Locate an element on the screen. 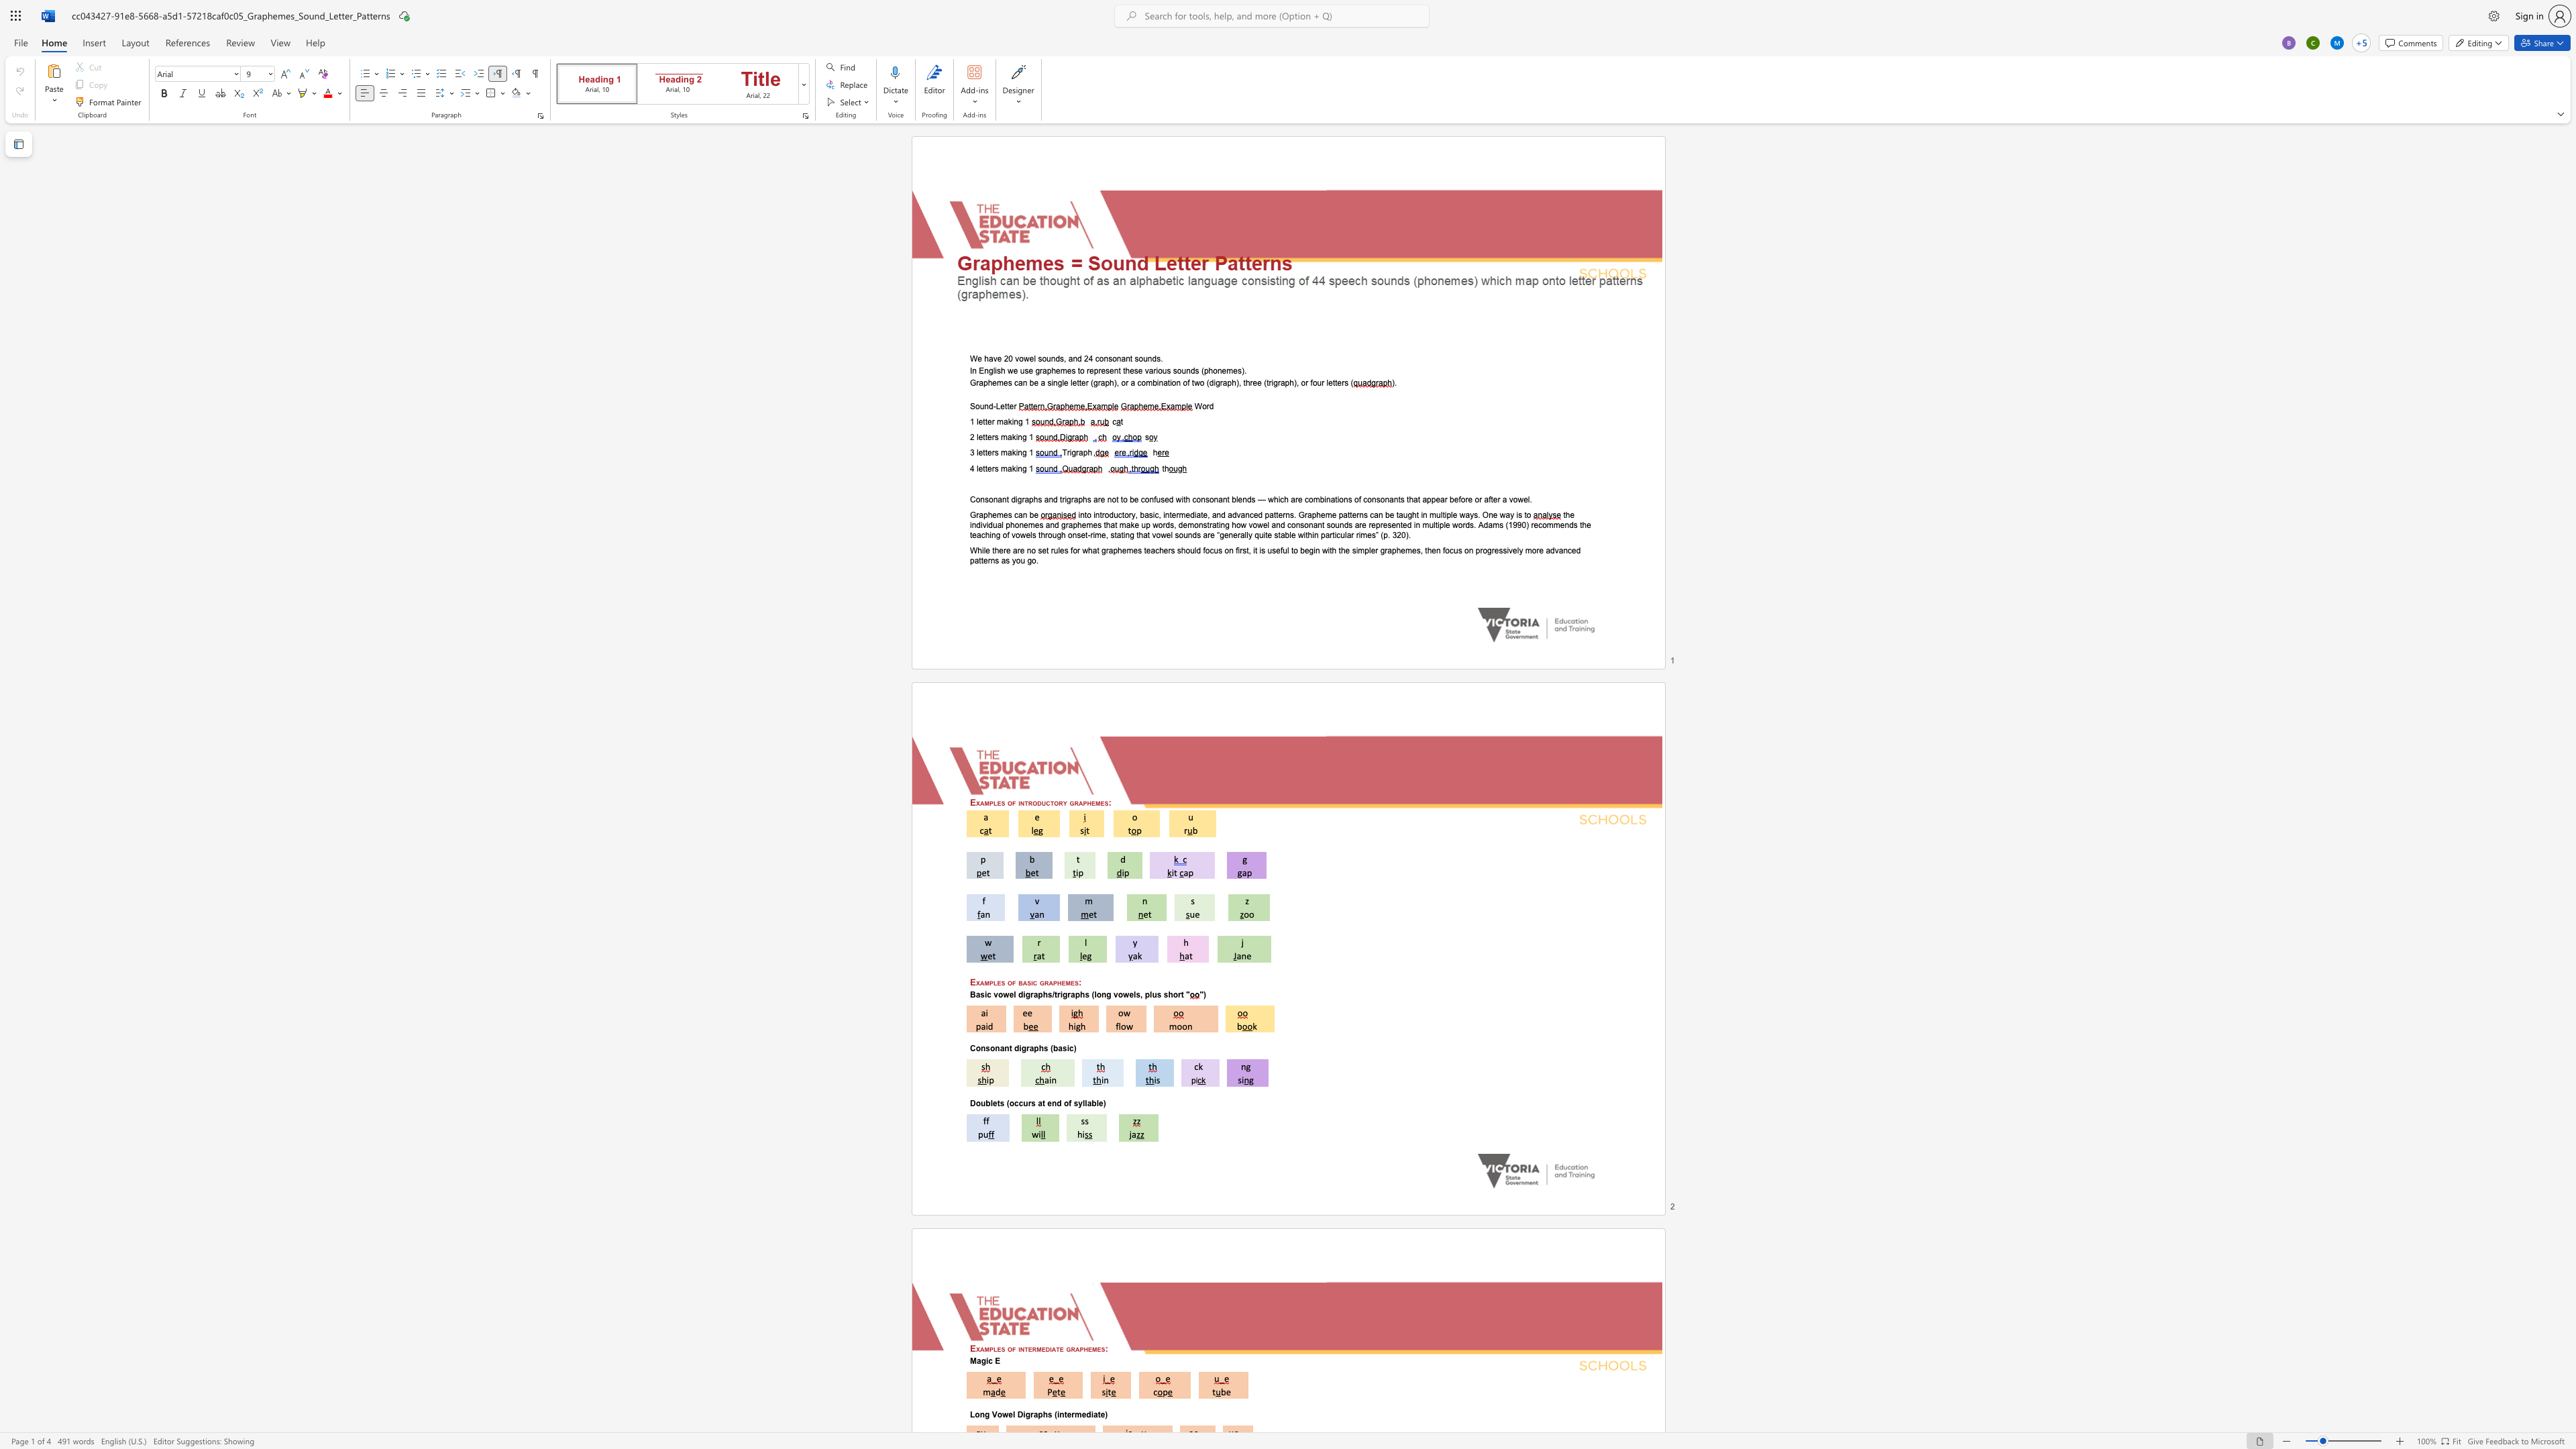 This screenshot has width=2576, height=1449. the 1th character "u" in the text is located at coordinates (1319, 381).